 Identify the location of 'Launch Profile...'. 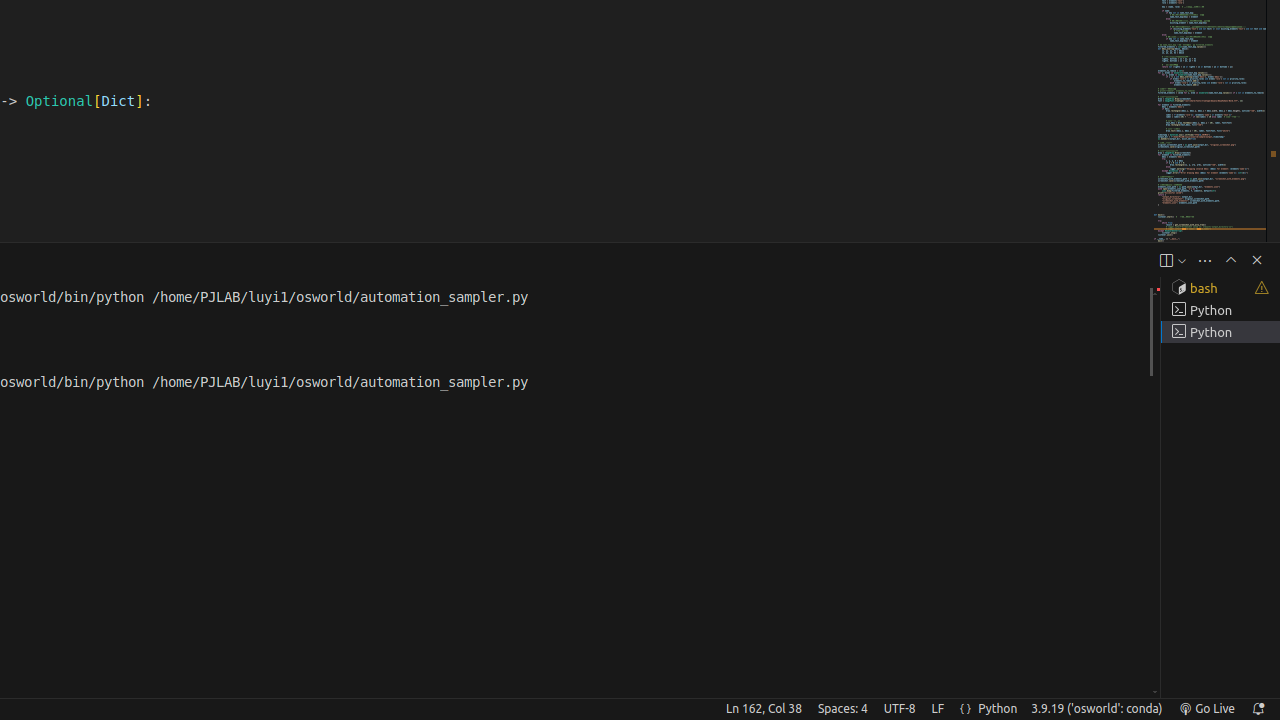
(1181, 259).